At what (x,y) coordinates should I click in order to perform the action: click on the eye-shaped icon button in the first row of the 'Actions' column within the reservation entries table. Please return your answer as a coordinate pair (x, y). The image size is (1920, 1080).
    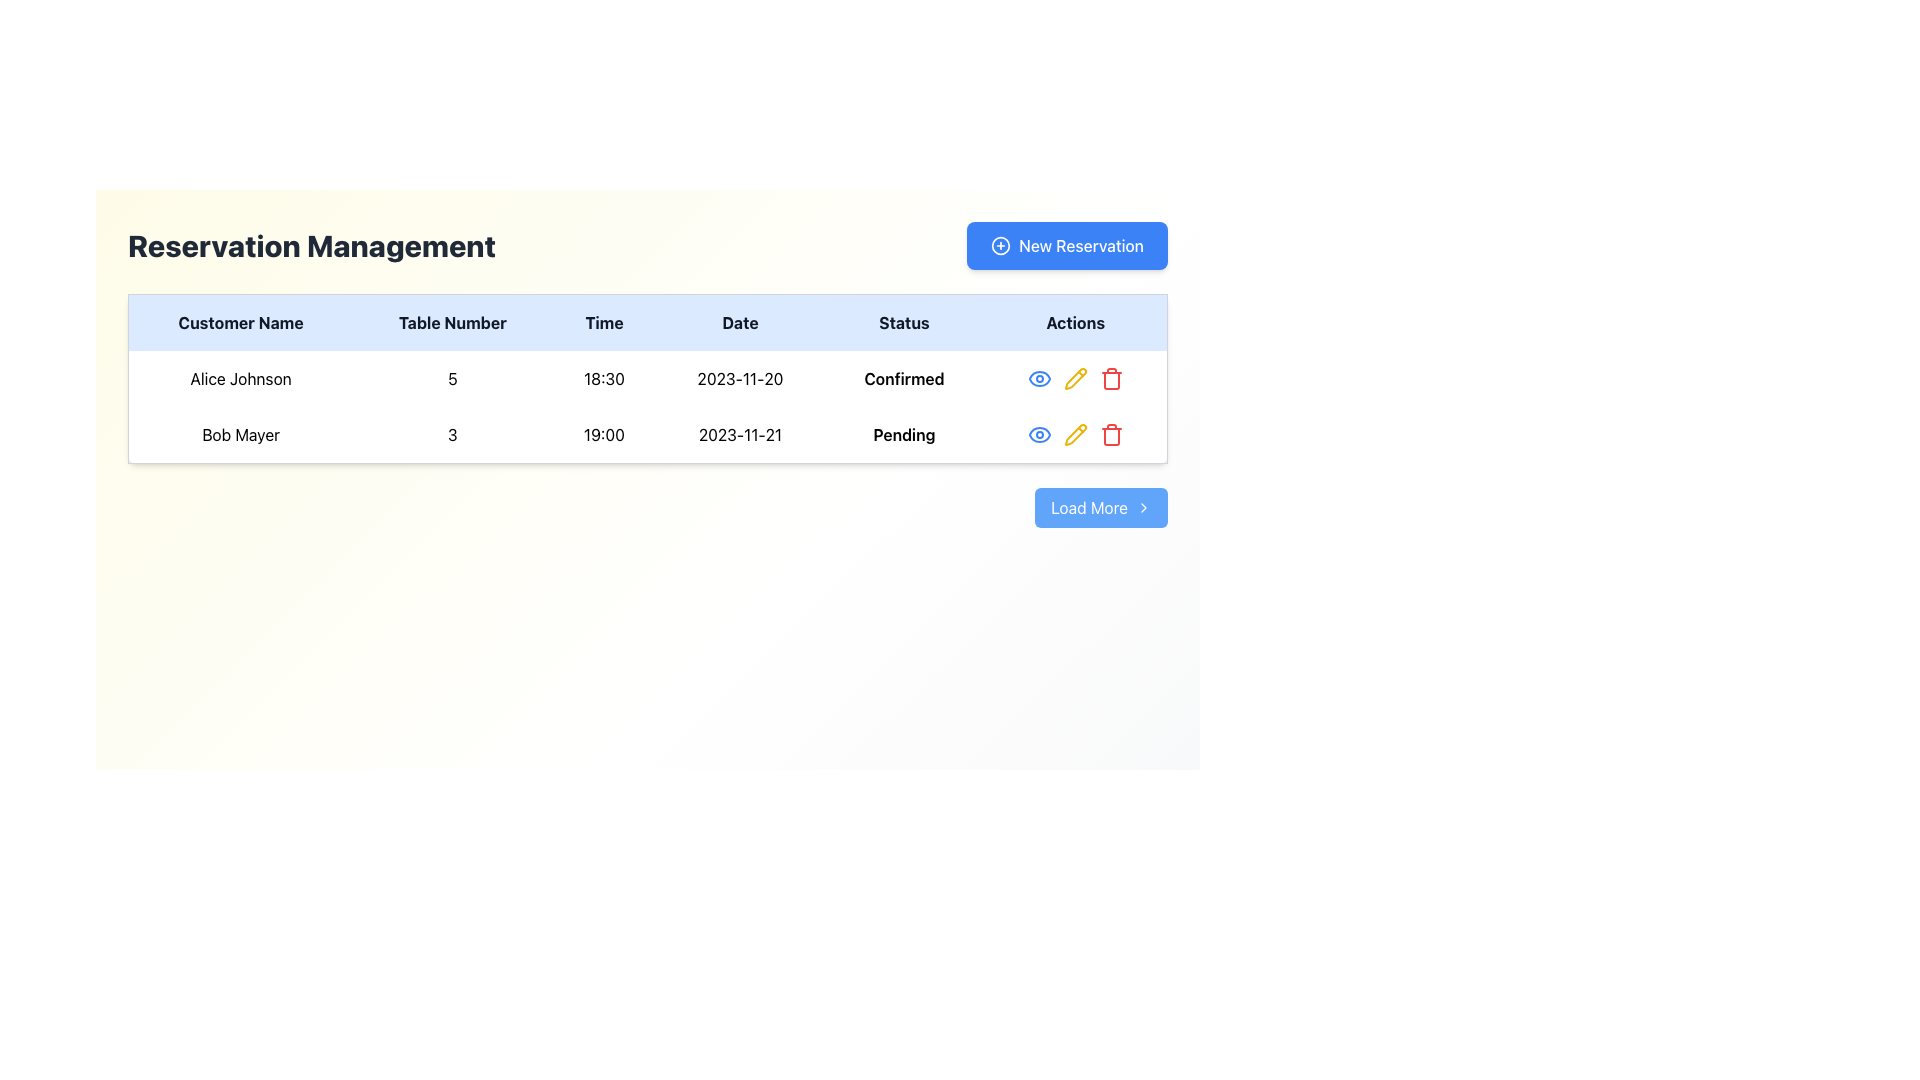
    Looking at the image, I should click on (1038, 378).